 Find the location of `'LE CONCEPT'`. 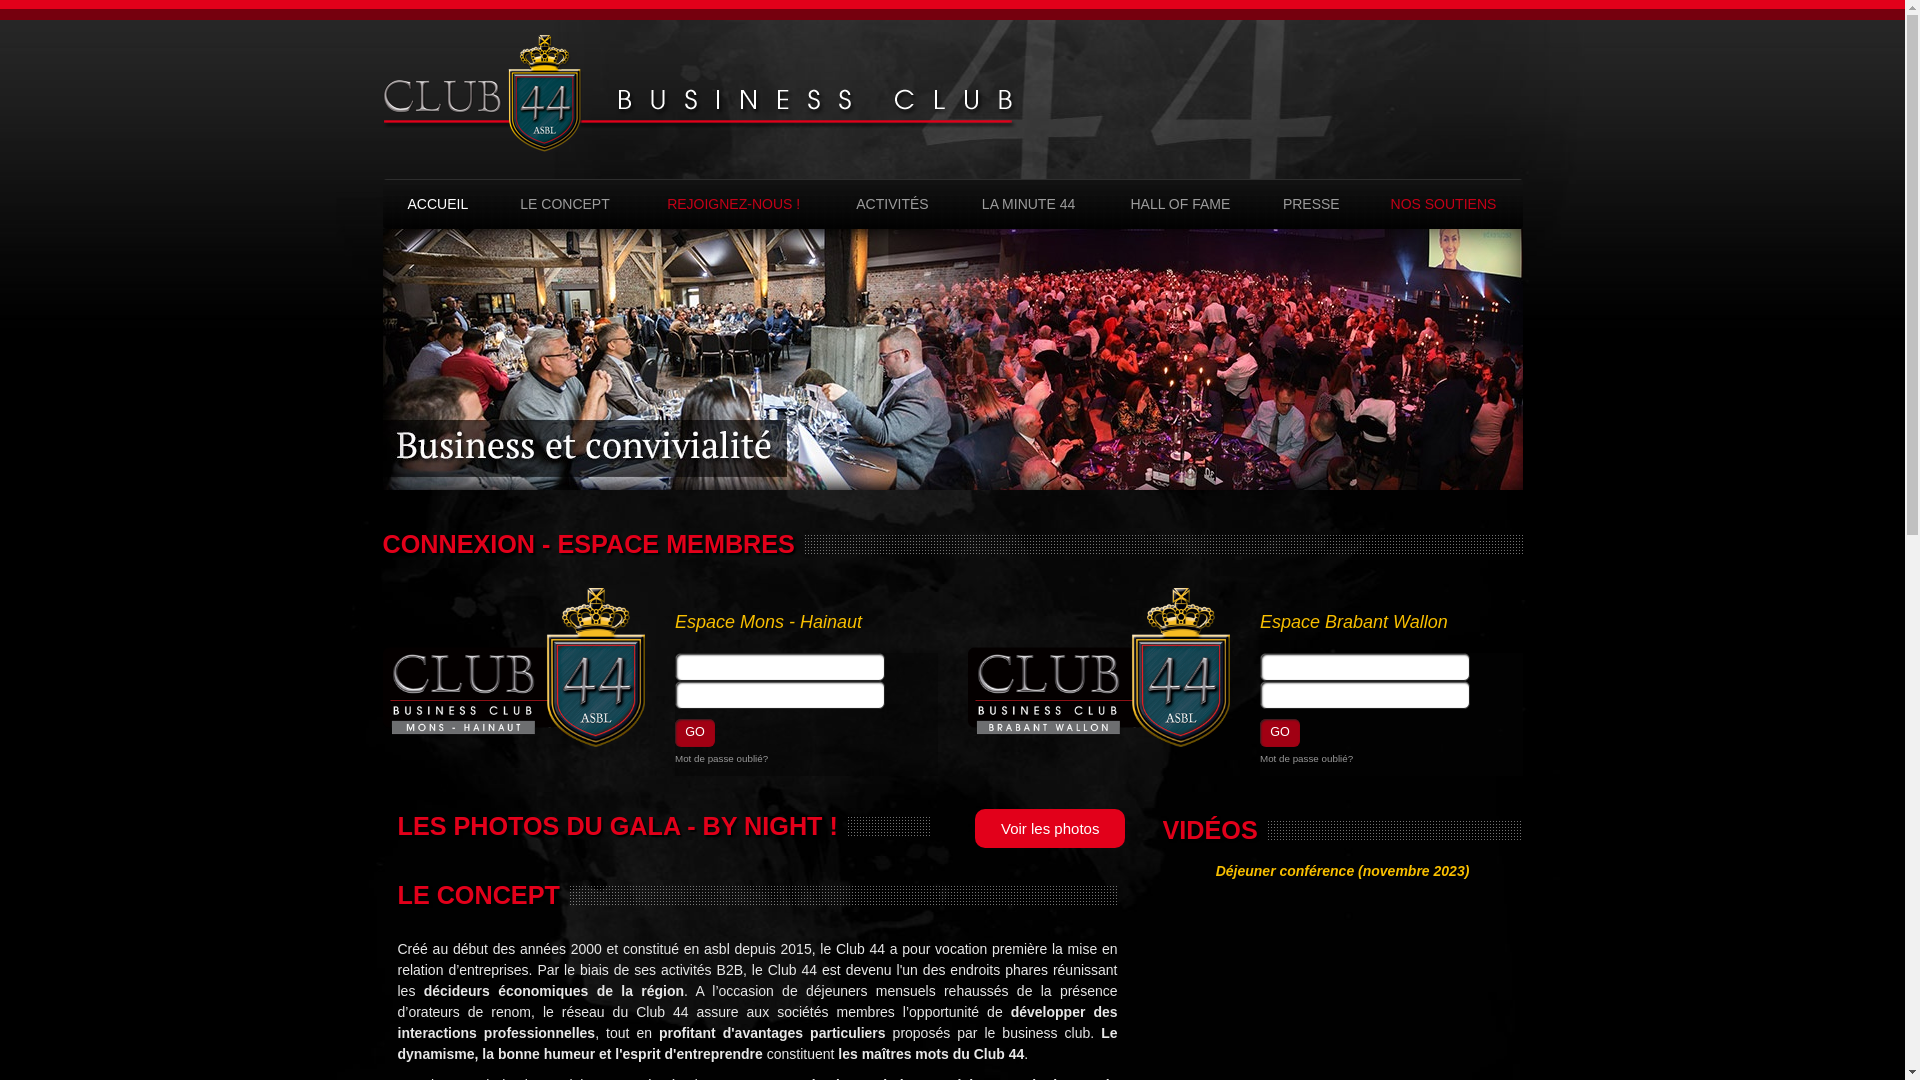

'LE CONCEPT' is located at coordinates (508, 204).